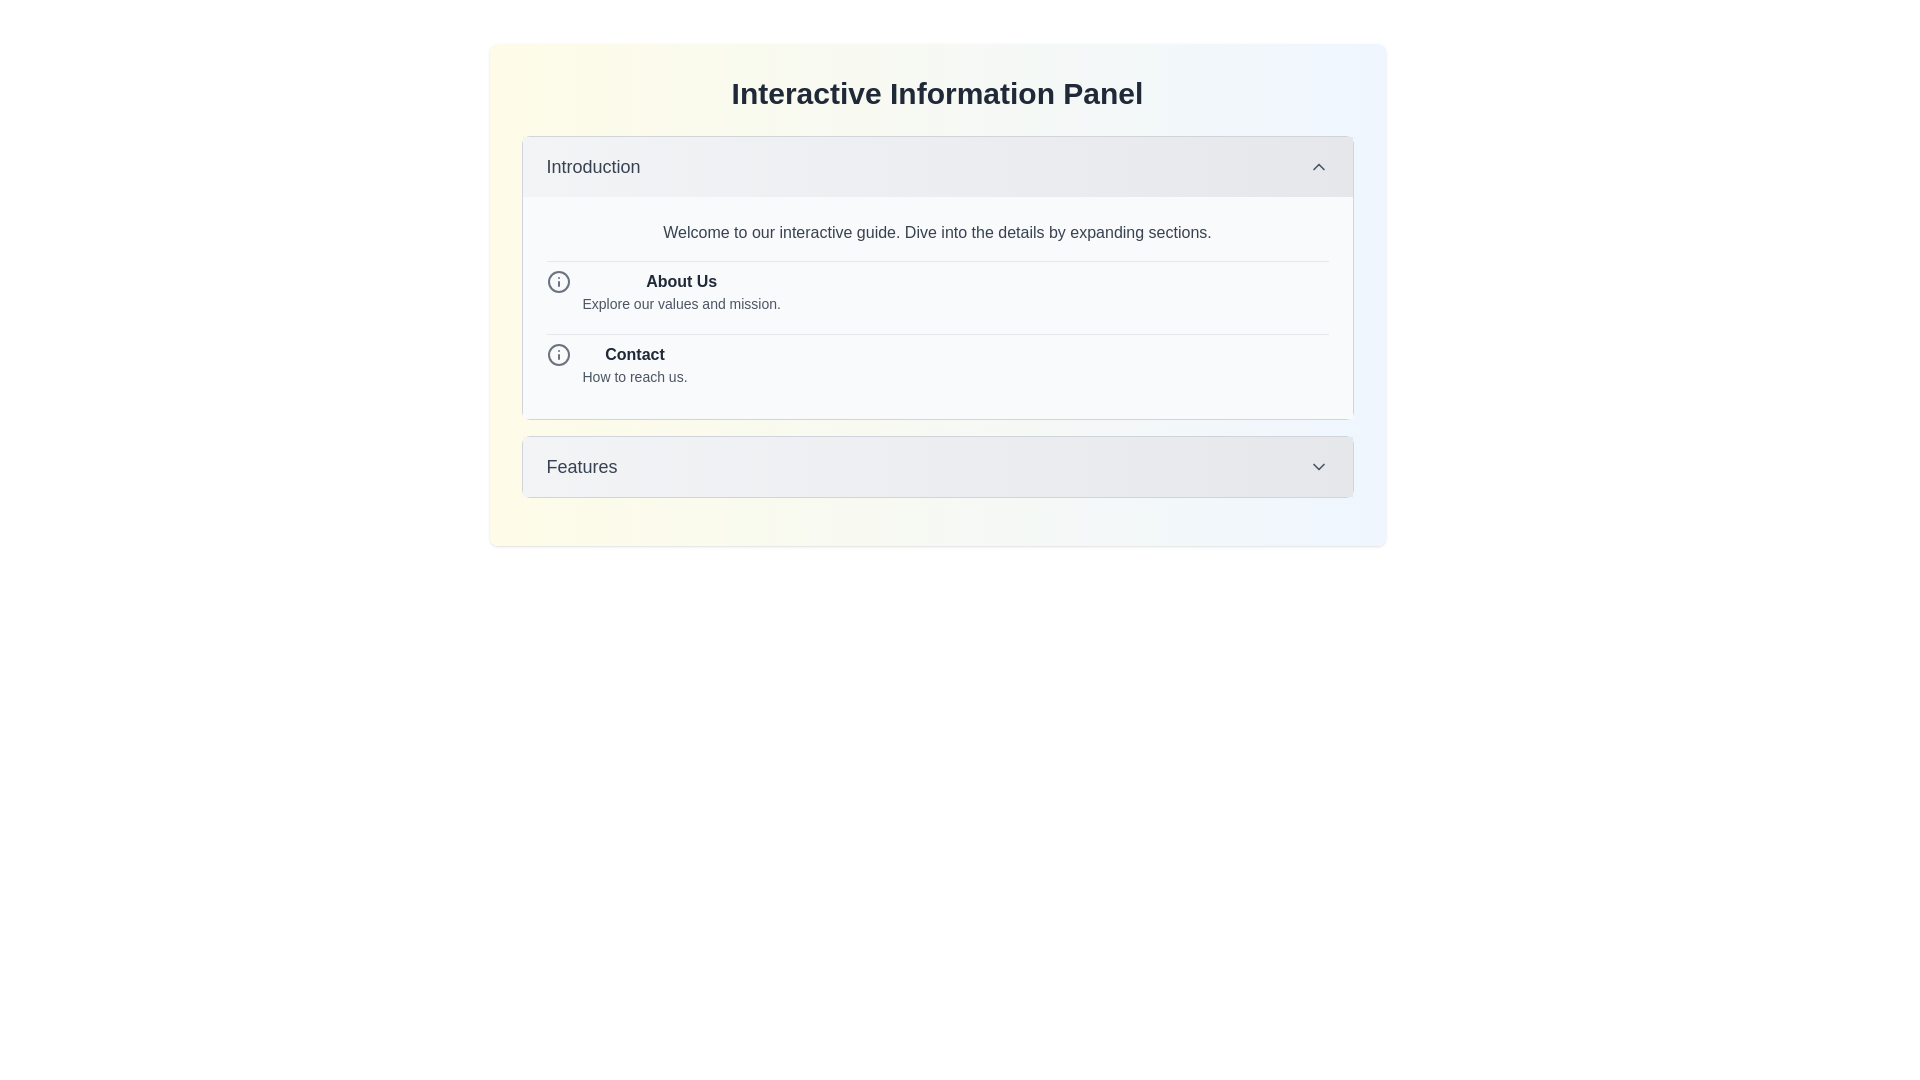 Image resolution: width=1920 pixels, height=1080 pixels. Describe the element at coordinates (592, 165) in the screenshot. I see `text displayed in the 'Introduction' label, which is a left-aligned, medium-sized, bold gray text located at the top-left corner of a section with a gradient background` at that location.